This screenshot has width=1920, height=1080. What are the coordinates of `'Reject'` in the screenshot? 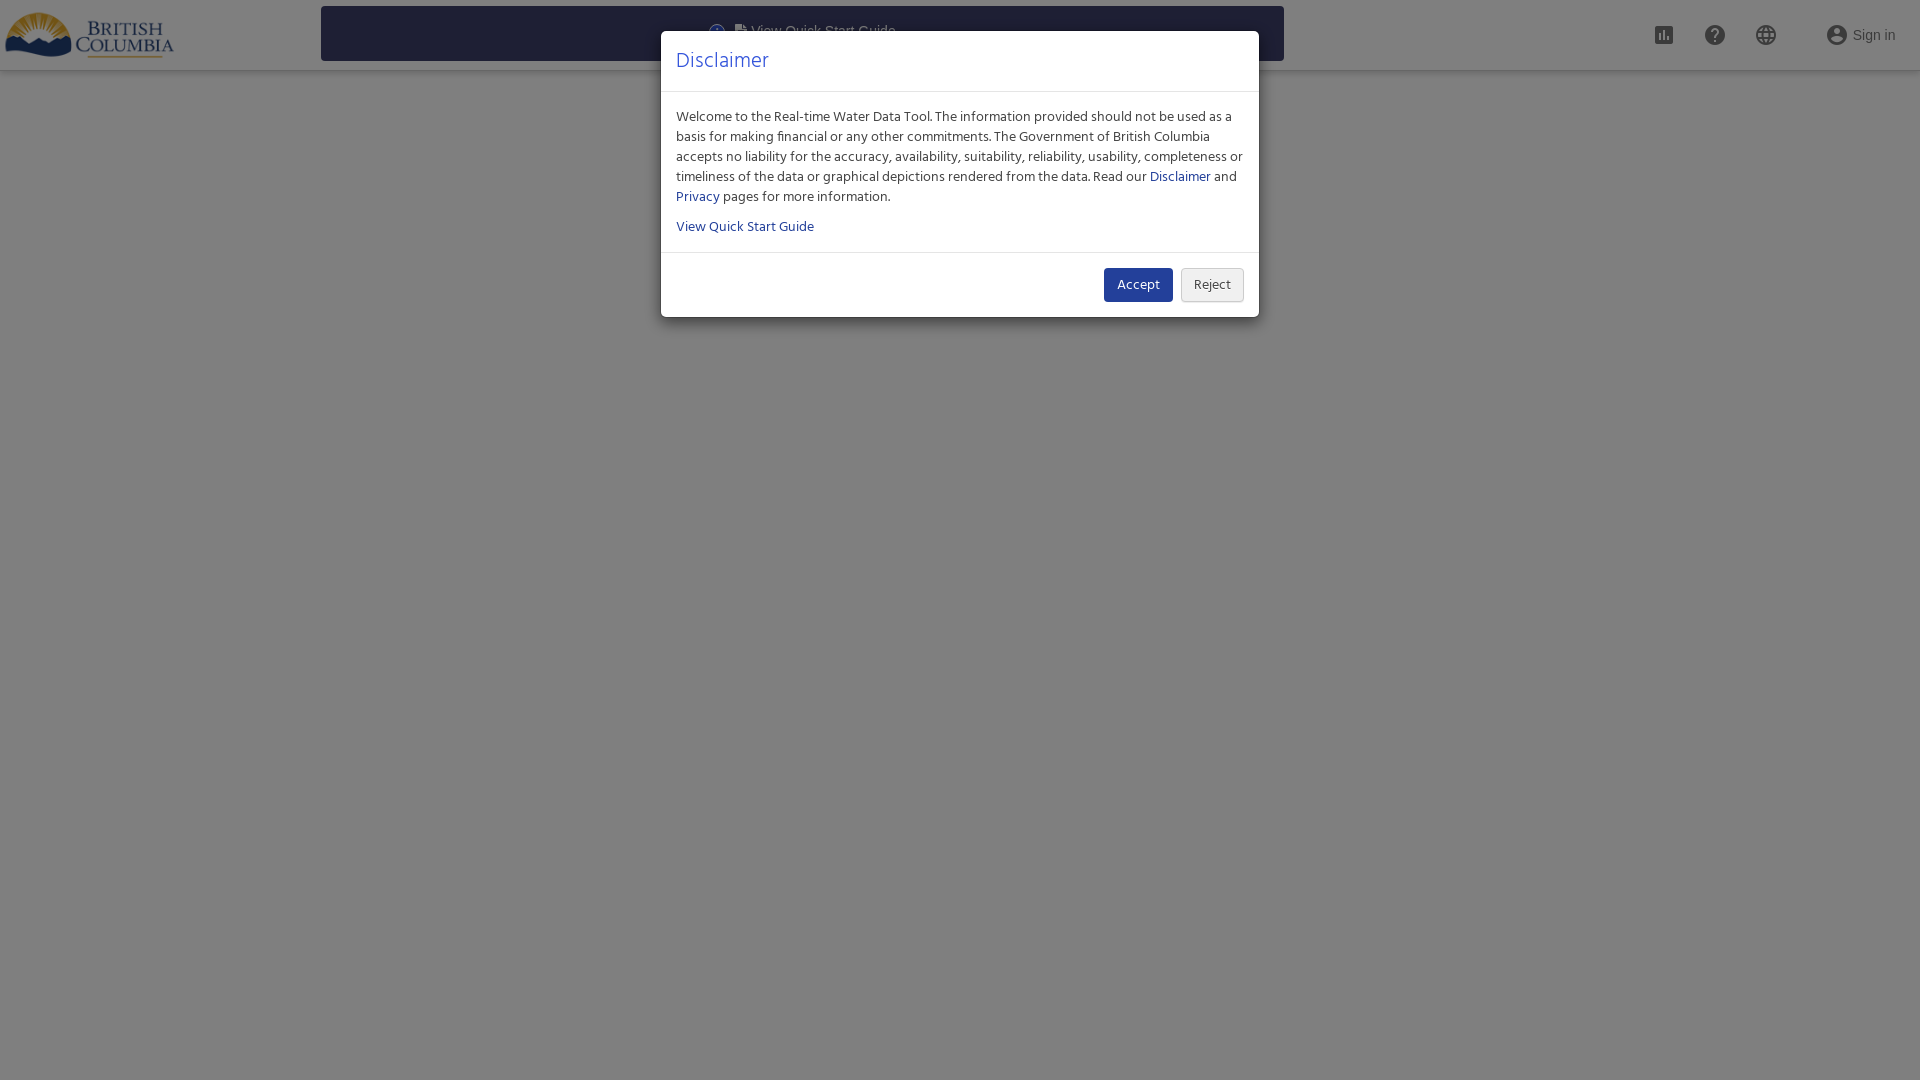 It's located at (1211, 285).